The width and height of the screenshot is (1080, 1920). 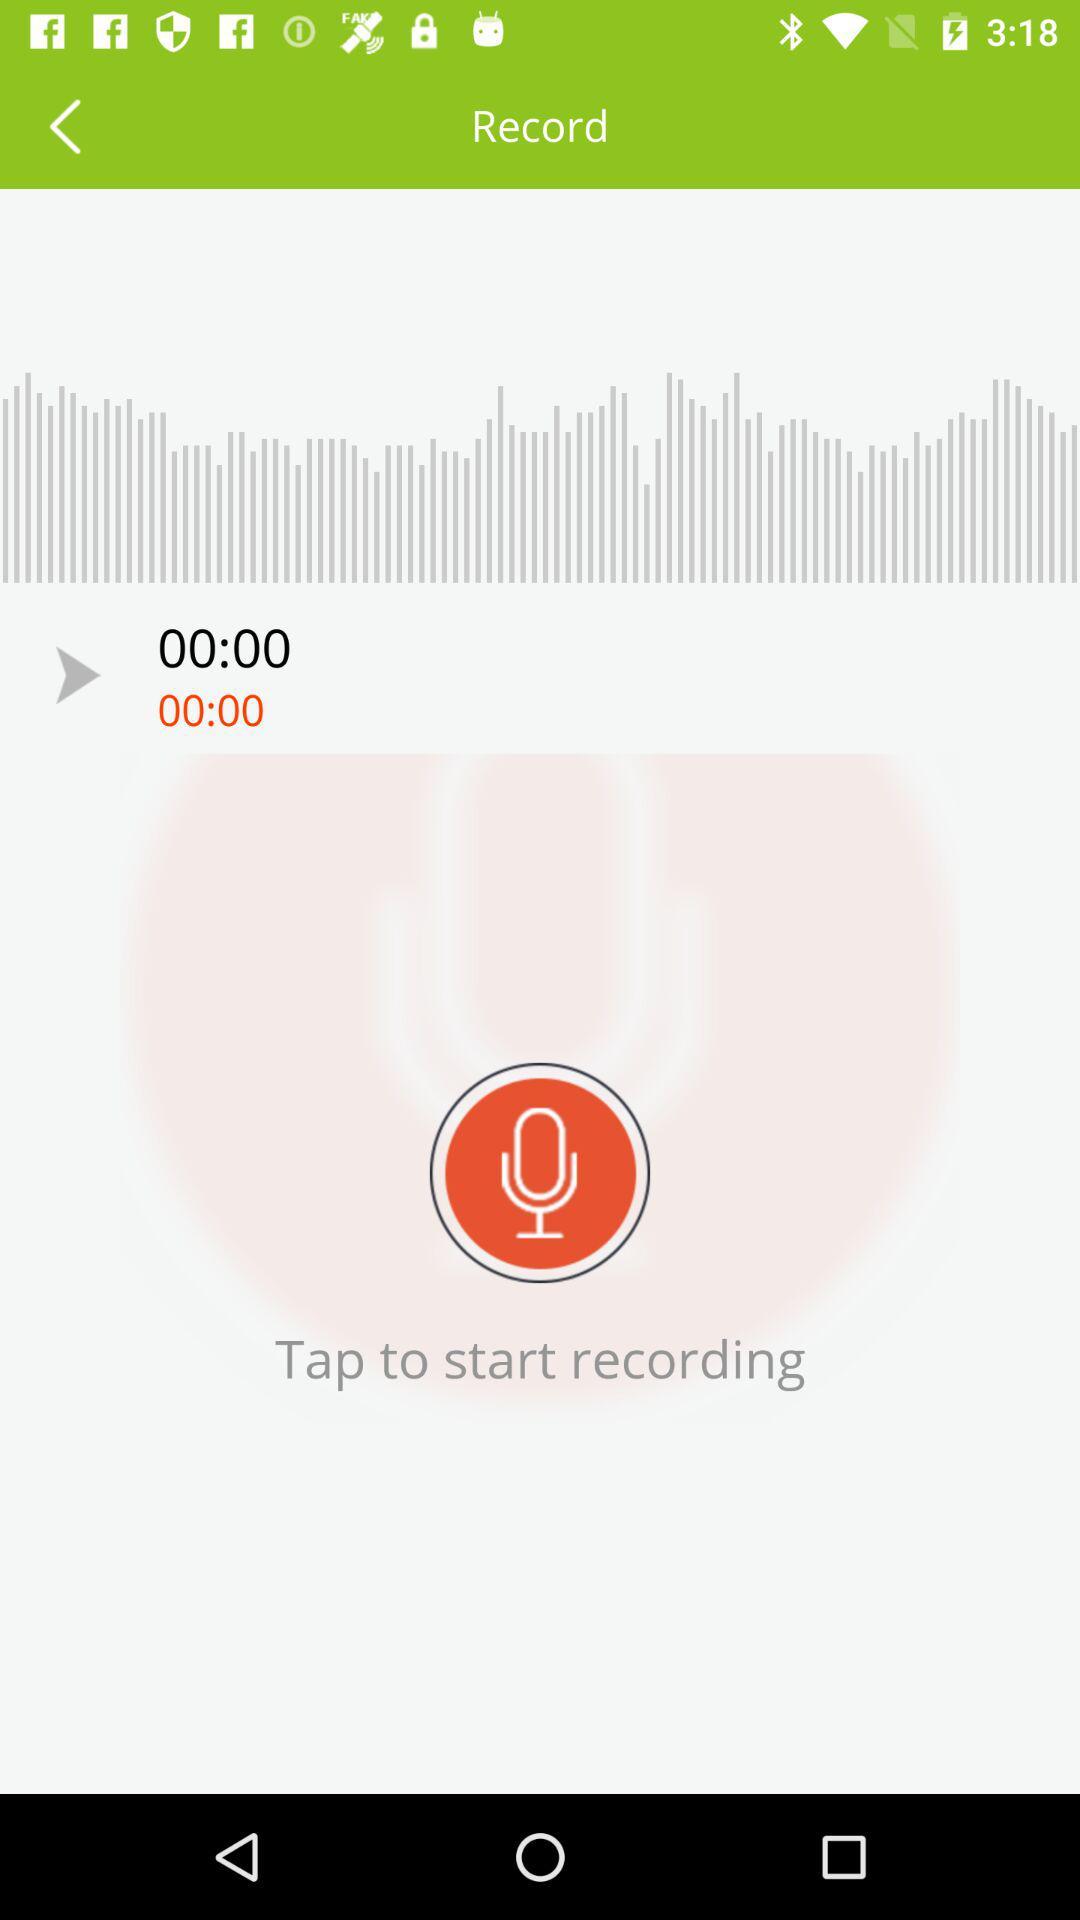 What do you see at coordinates (63, 124) in the screenshot?
I see `icon to the left of record` at bounding box center [63, 124].